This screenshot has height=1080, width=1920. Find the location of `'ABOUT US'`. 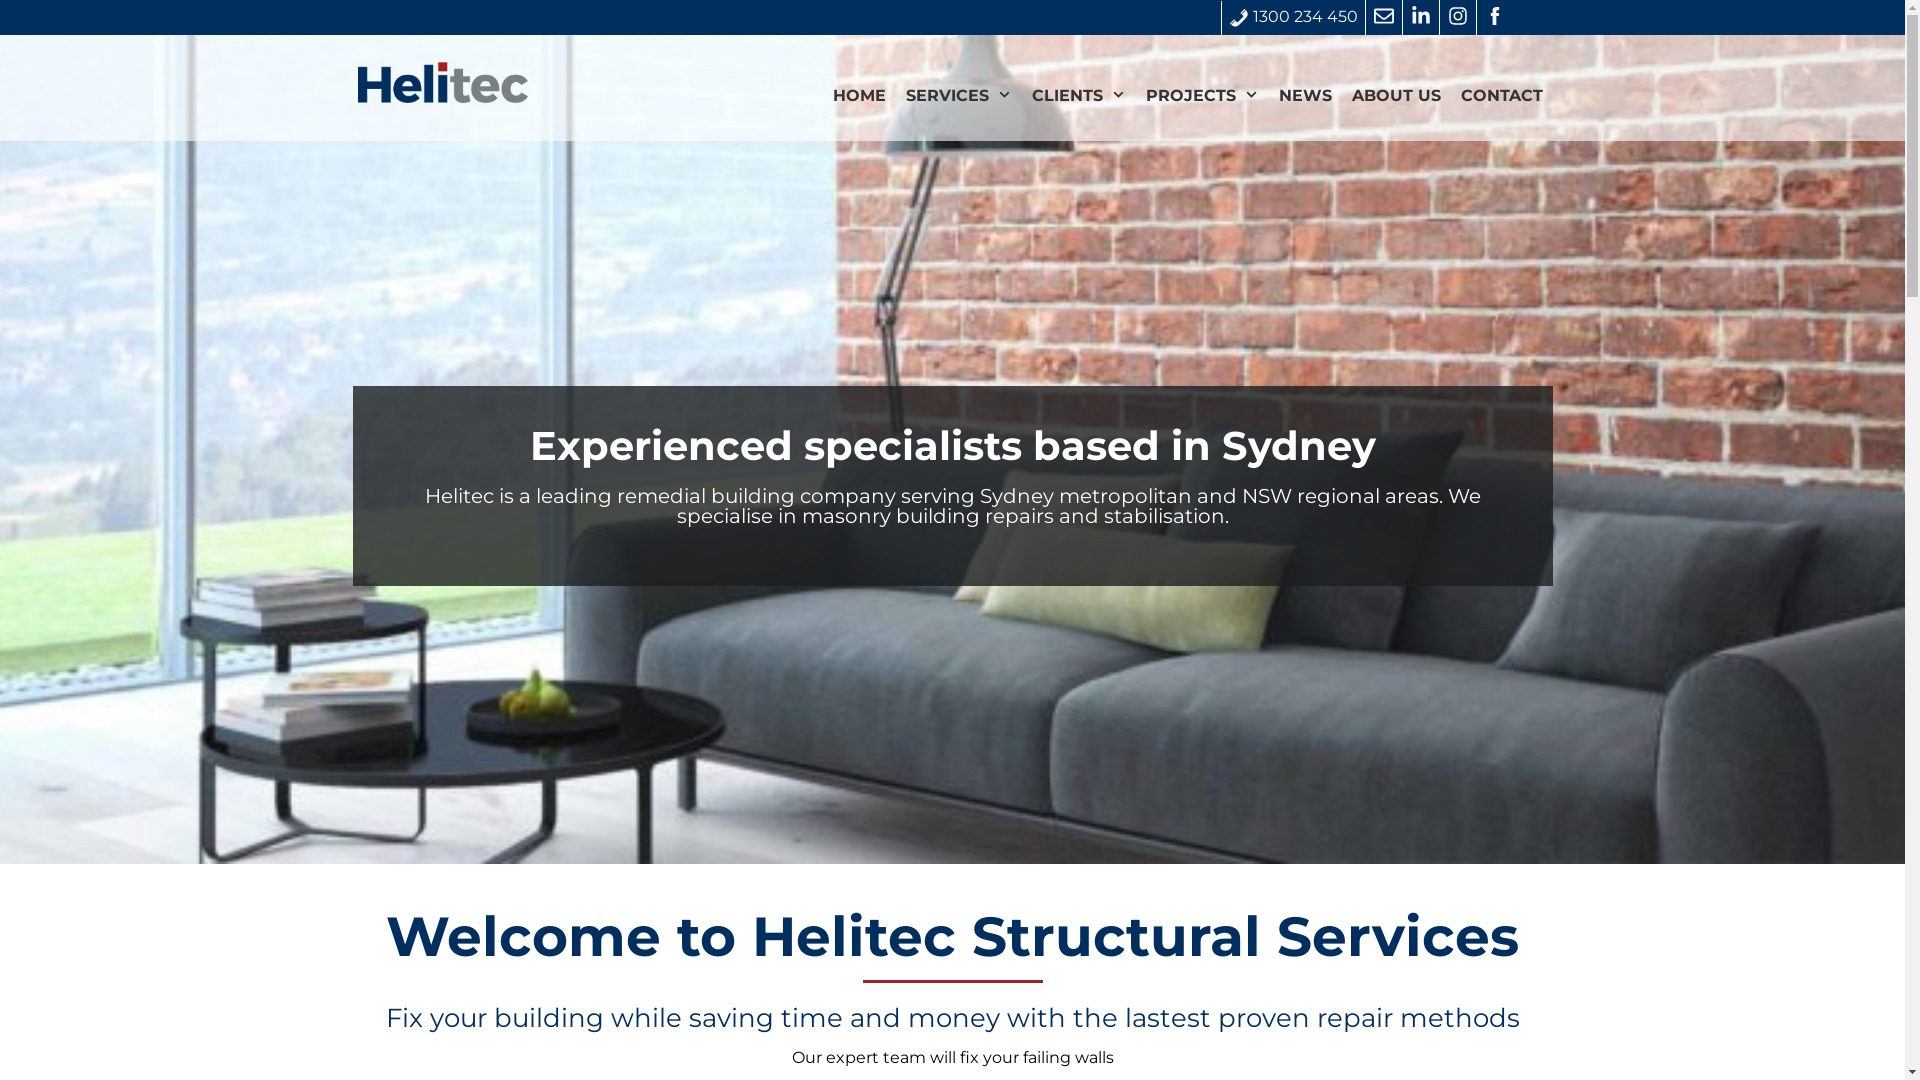

'ABOUT US' is located at coordinates (1395, 96).